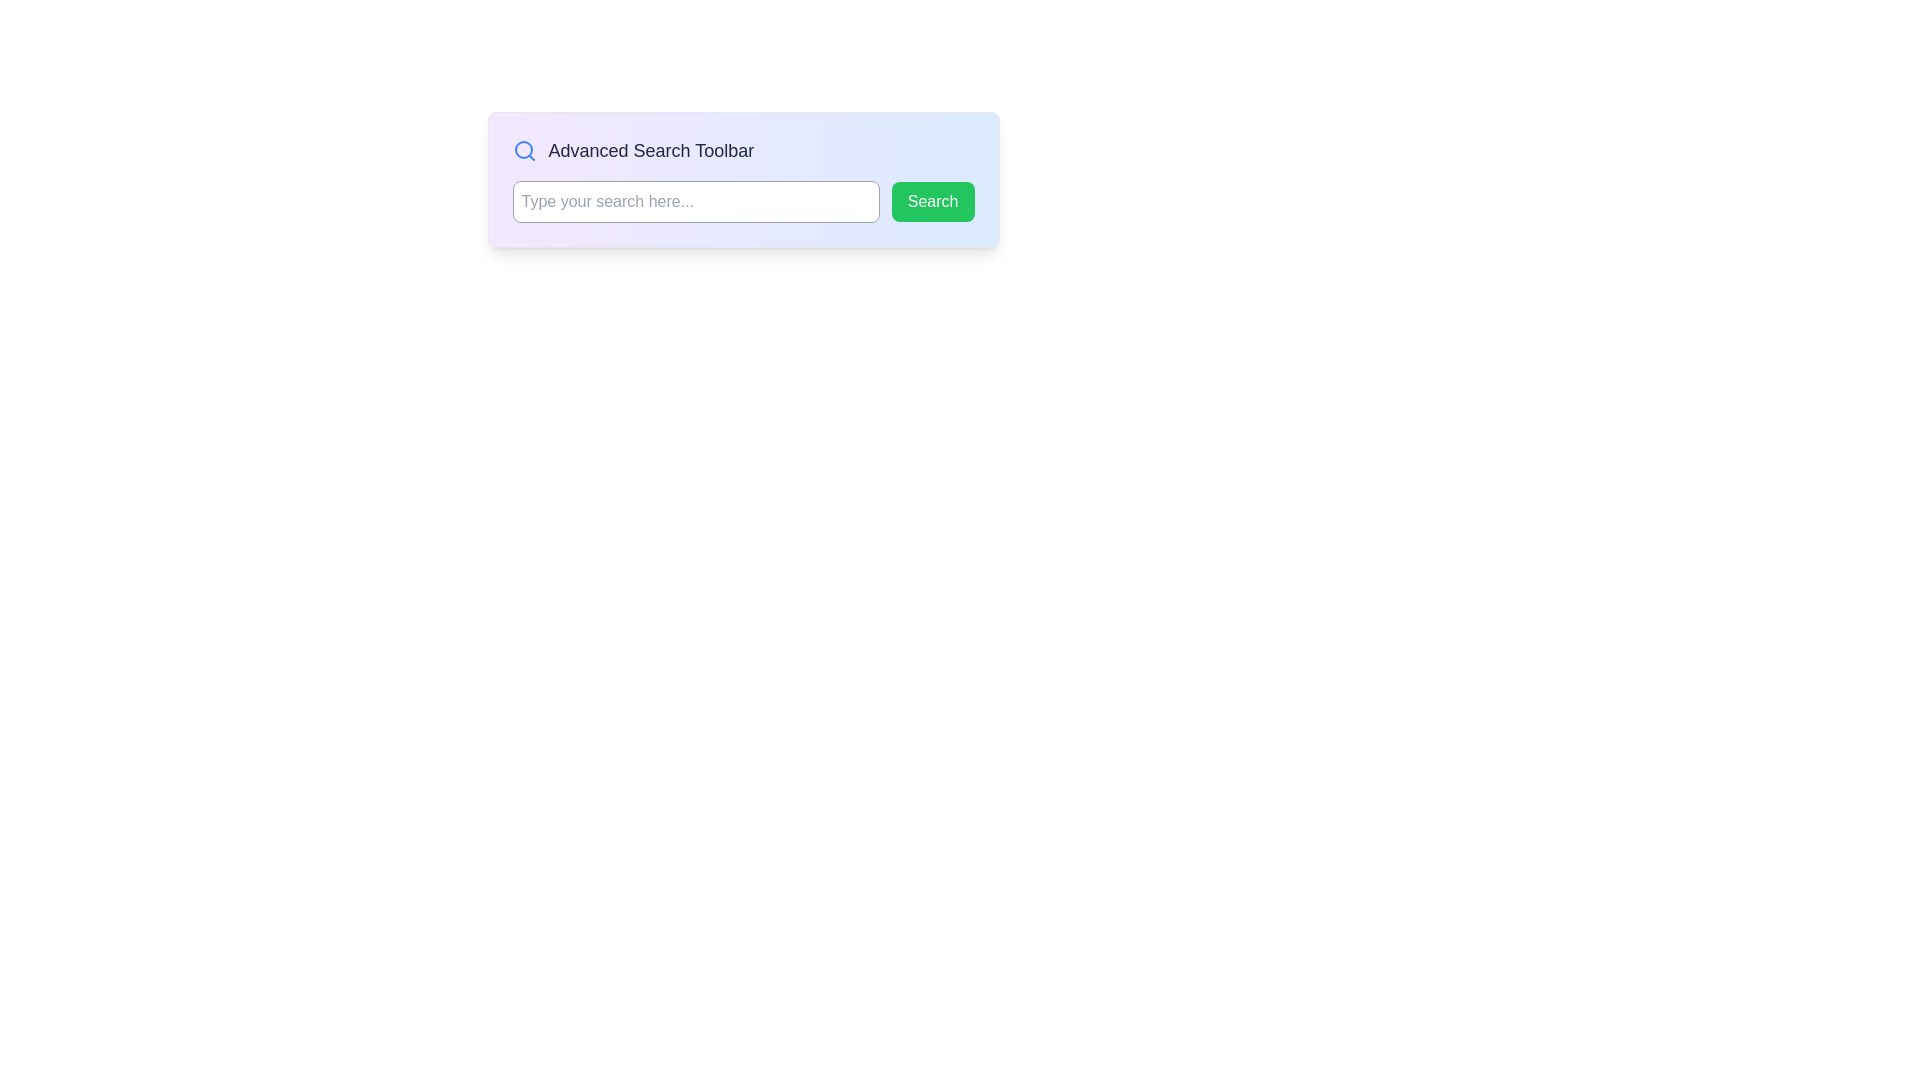 This screenshot has width=1920, height=1080. Describe the element at coordinates (931, 201) in the screenshot. I see `the green 'Search' button with white text centered within it to initiate a search` at that location.